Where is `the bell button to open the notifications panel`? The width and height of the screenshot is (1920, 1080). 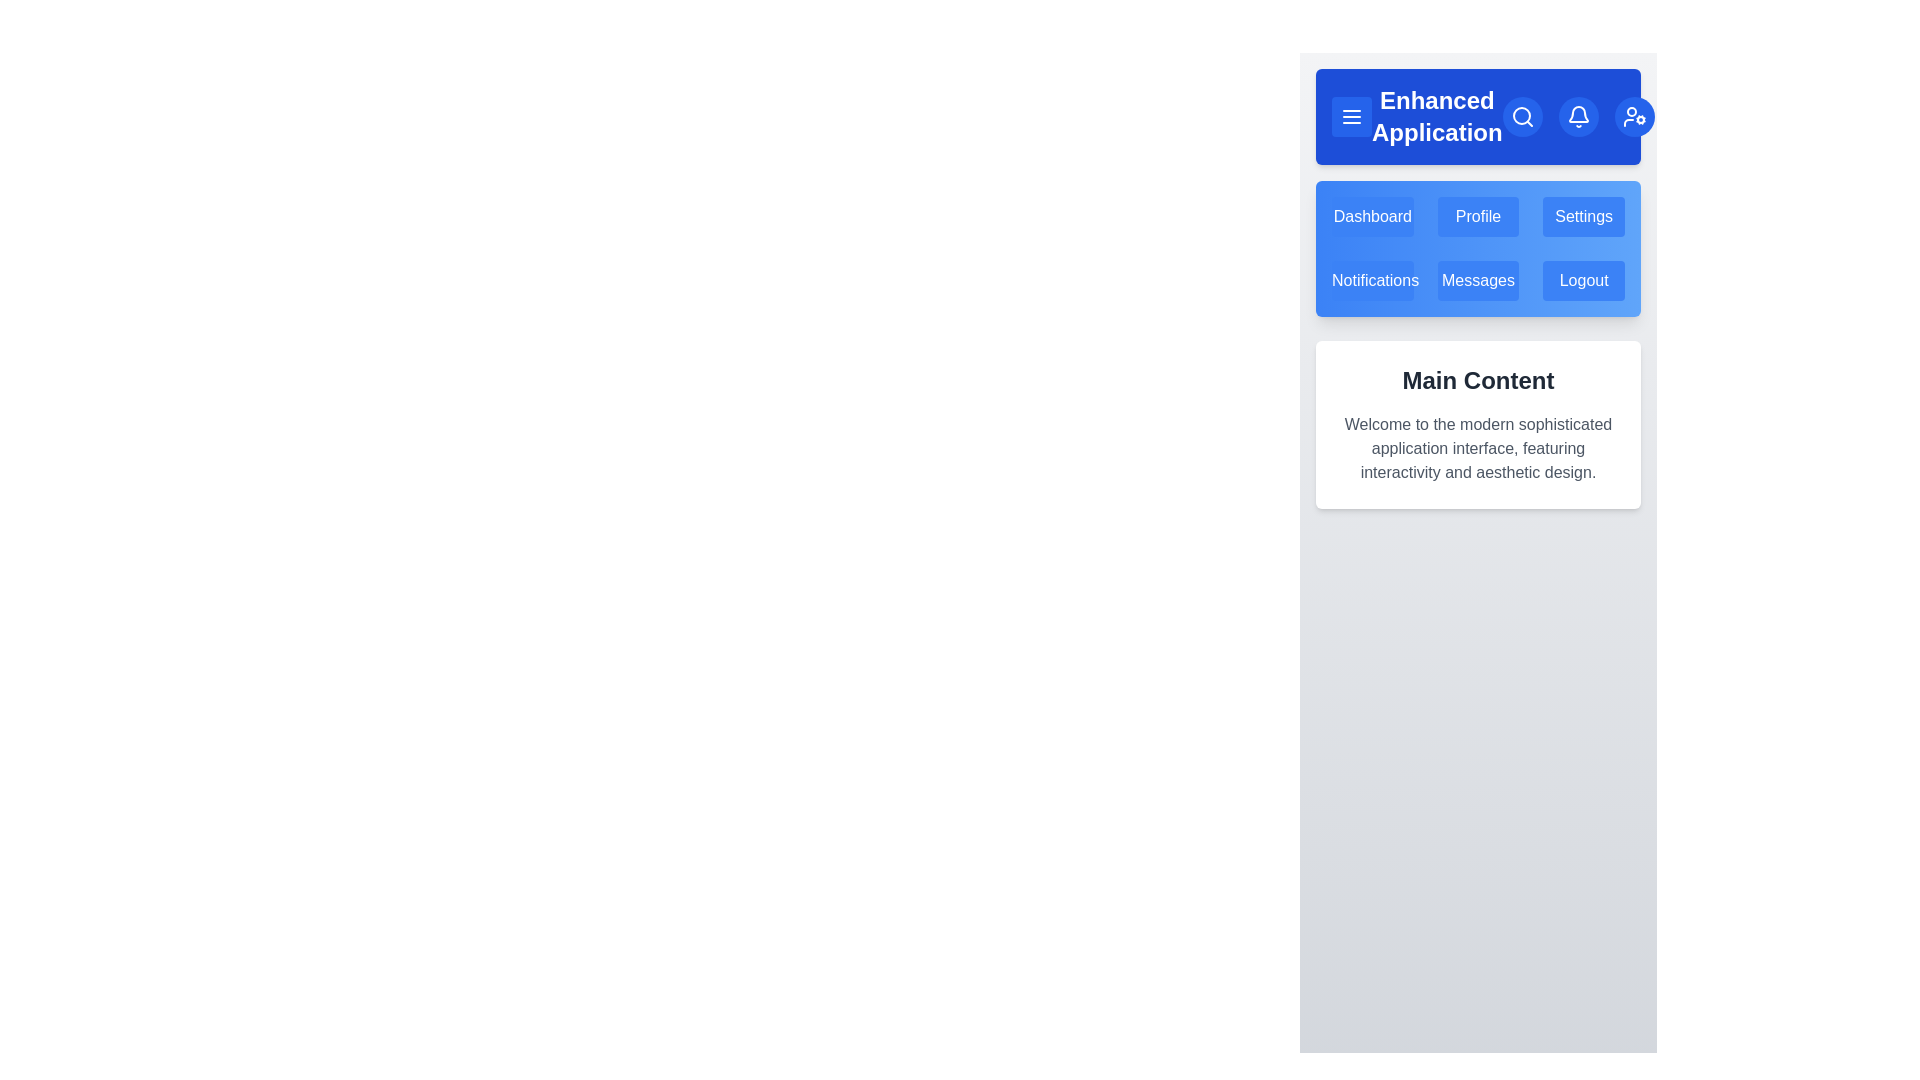
the bell button to open the notifications panel is located at coordinates (1577, 116).